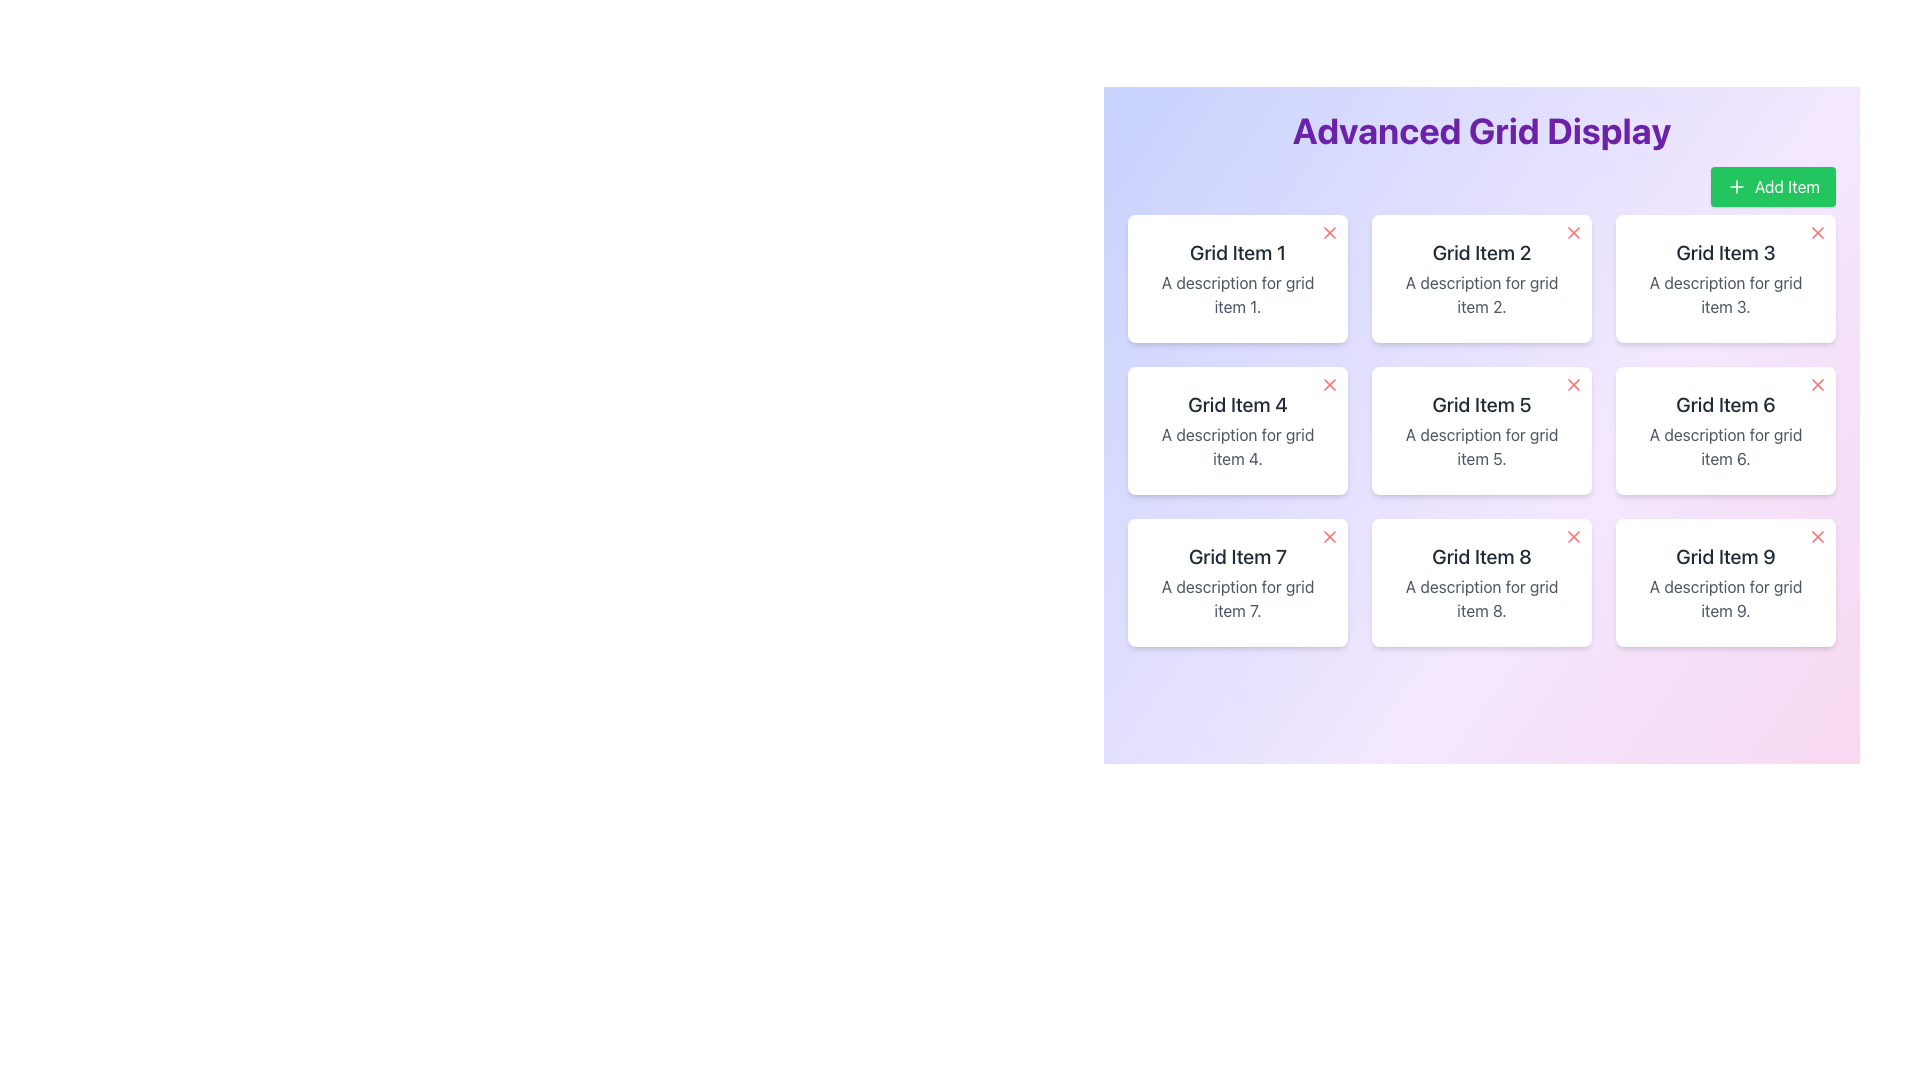 This screenshot has width=1920, height=1080. Describe the element at coordinates (1725, 582) in the screenshot. I see `the ninth card in the grid located at the bottom-right corner` at that location.